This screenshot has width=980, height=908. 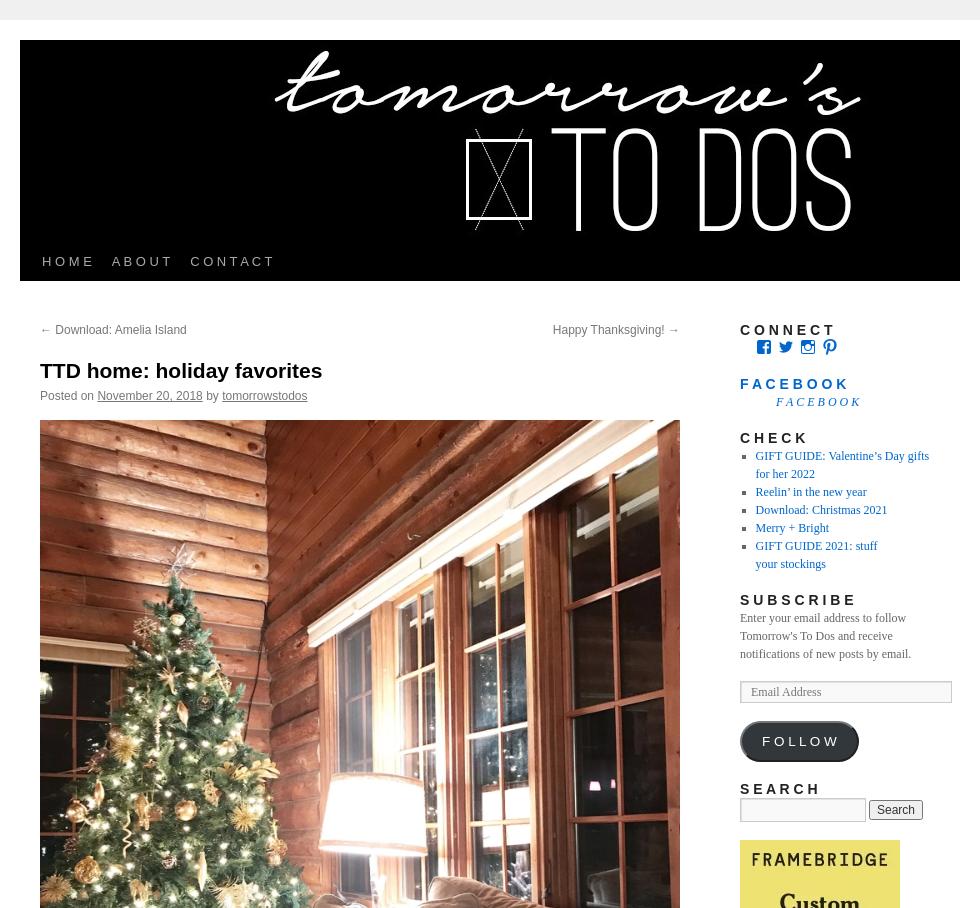 I want to click on 'tomorrowstodos', so click(x=264, y=394).